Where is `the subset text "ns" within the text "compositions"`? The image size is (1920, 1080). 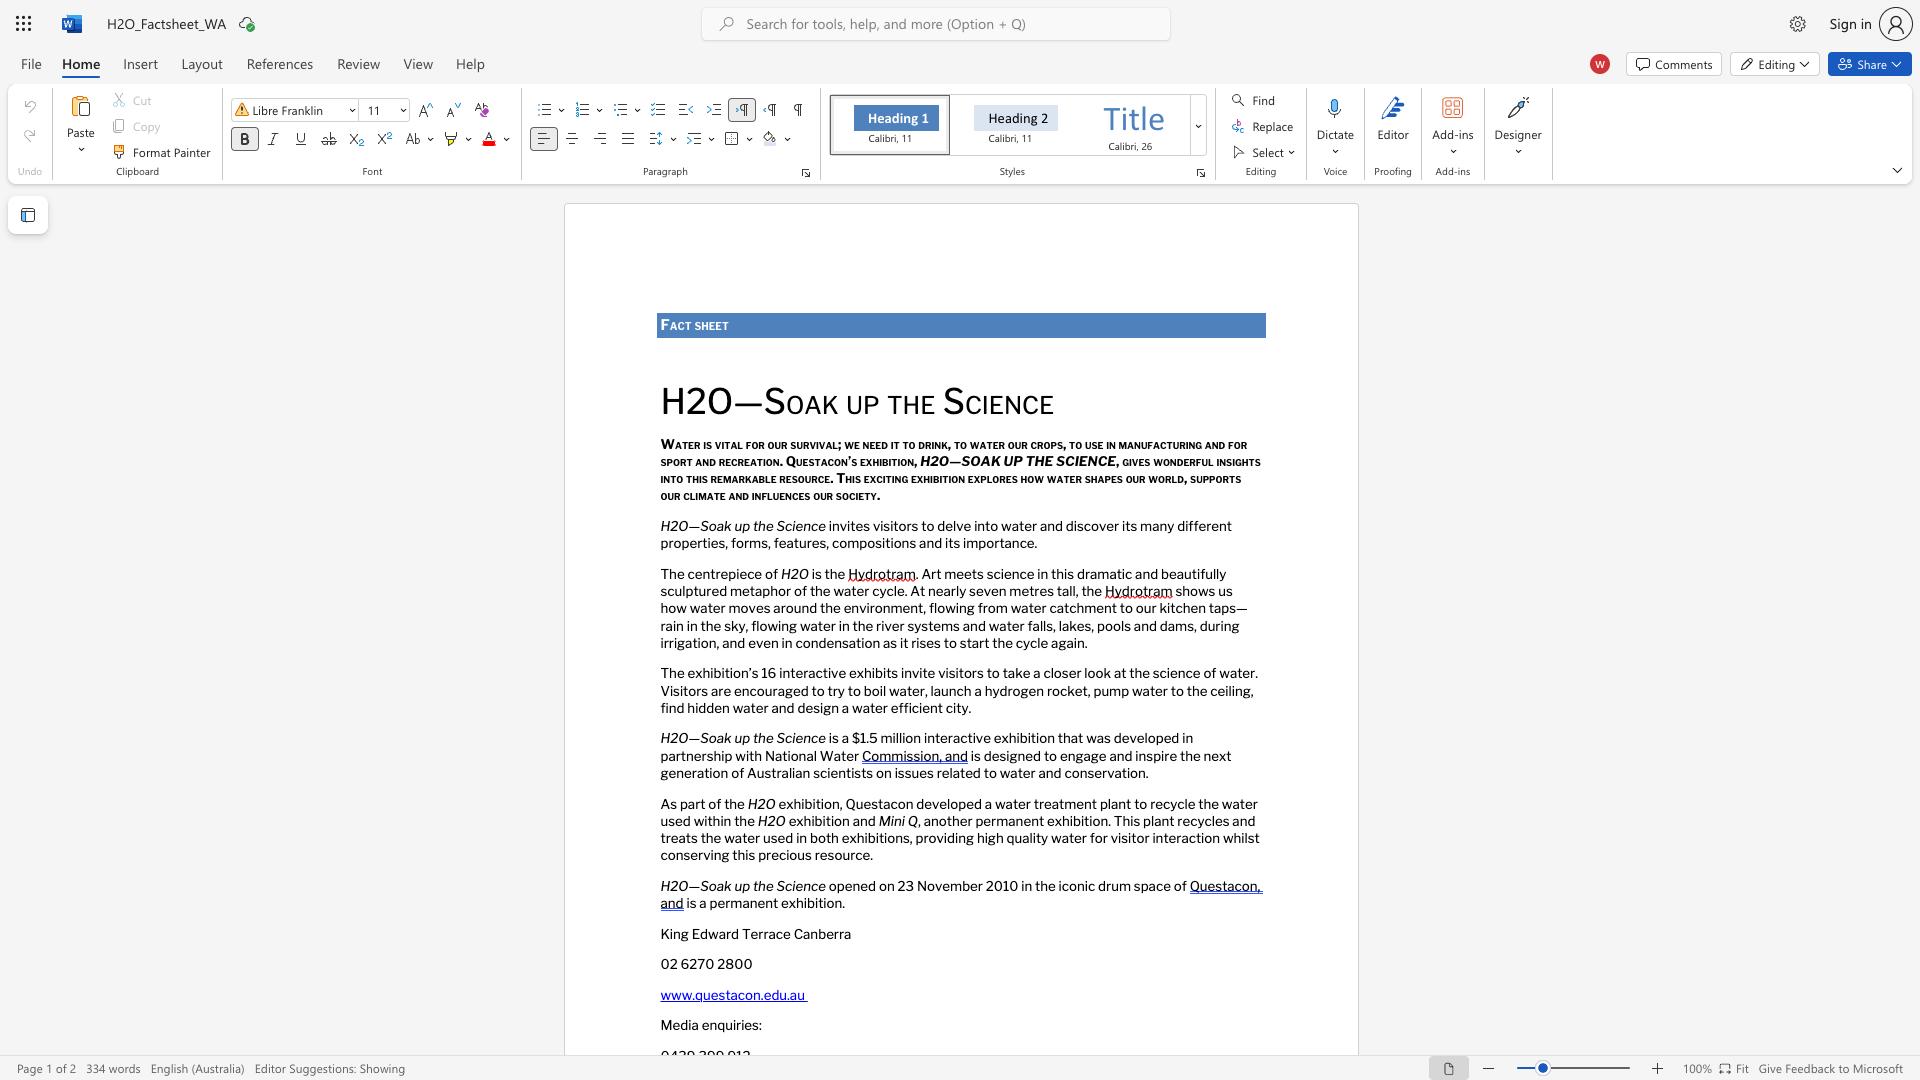
the subset text "ns" within the text "compositions" is located at coordinates (900, 543).